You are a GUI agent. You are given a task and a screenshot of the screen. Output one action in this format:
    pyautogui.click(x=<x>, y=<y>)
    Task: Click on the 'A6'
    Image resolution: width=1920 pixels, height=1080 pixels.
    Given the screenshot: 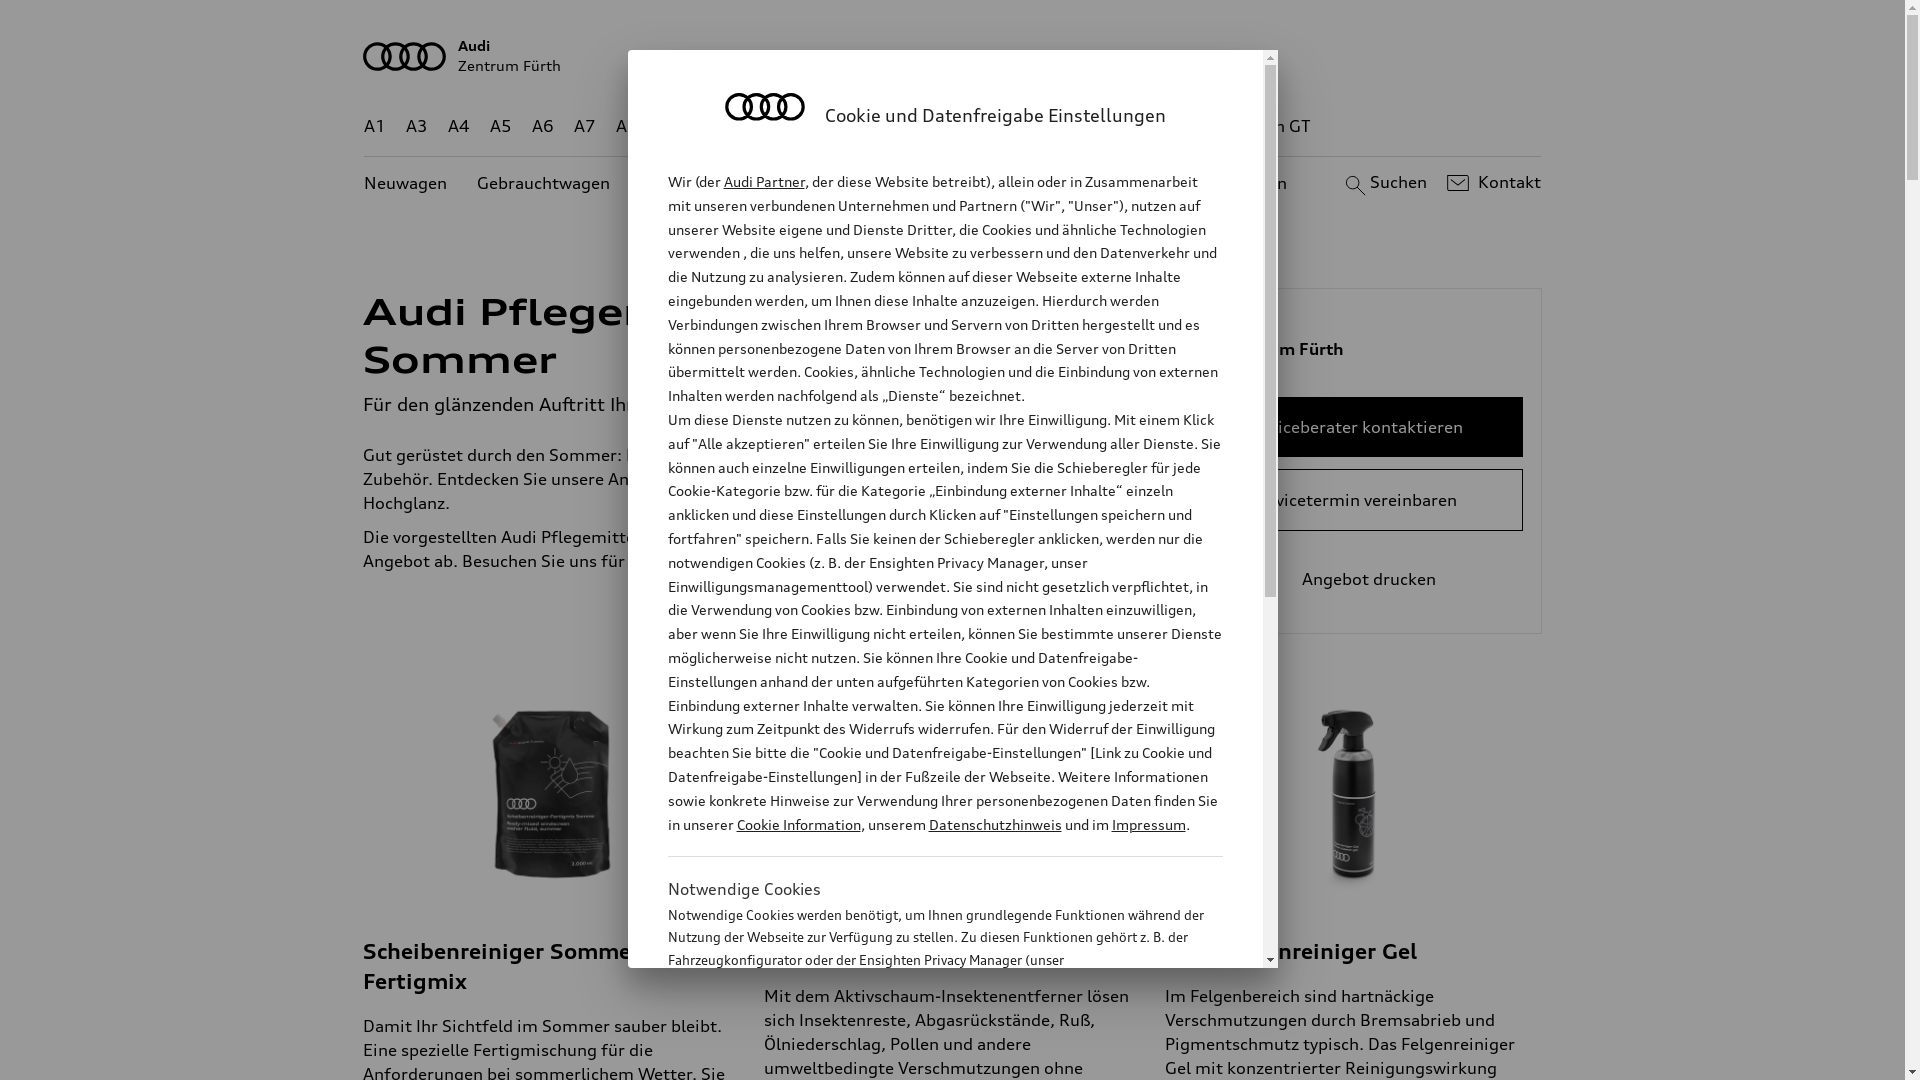 What is the action you would take?
    pyautogui.click(x=542, y=126)
    